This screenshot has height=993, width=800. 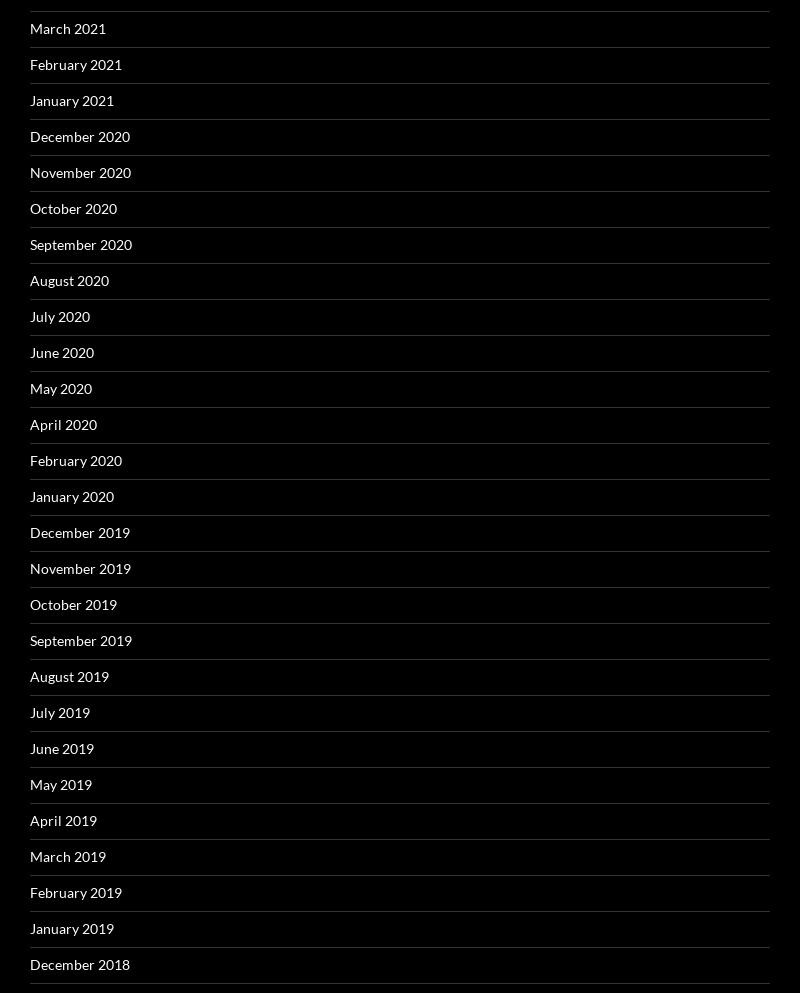 What do you see at coordinates (30, 710) in the screenshot?
I see `'July 2019'` at bounding box center [30, 710].